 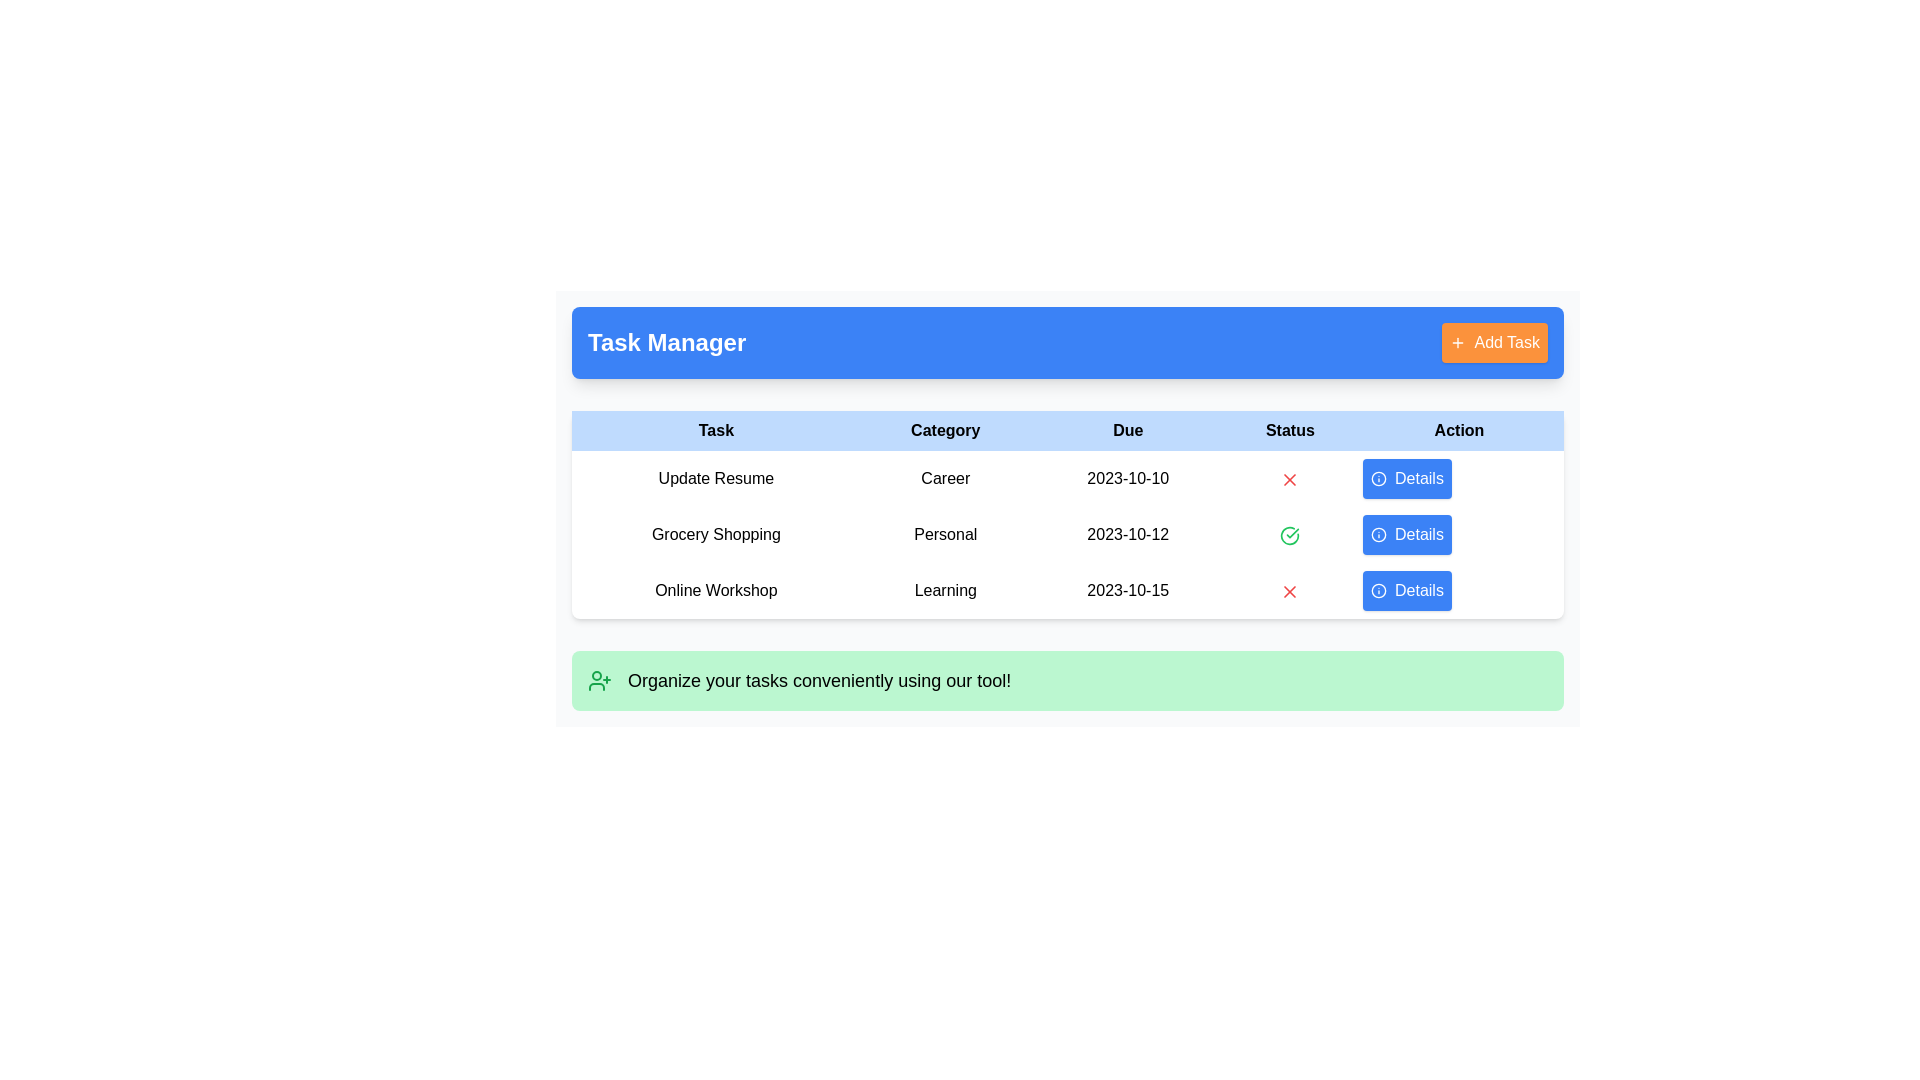 What do you see at coordinates (1128, 534) in the screenshot?
I see `the text label '2023-10-12' located in the 'Due' column of the table, which is aligned with the 'Grocery Shopping' task` at bounding box center [1128, 534].